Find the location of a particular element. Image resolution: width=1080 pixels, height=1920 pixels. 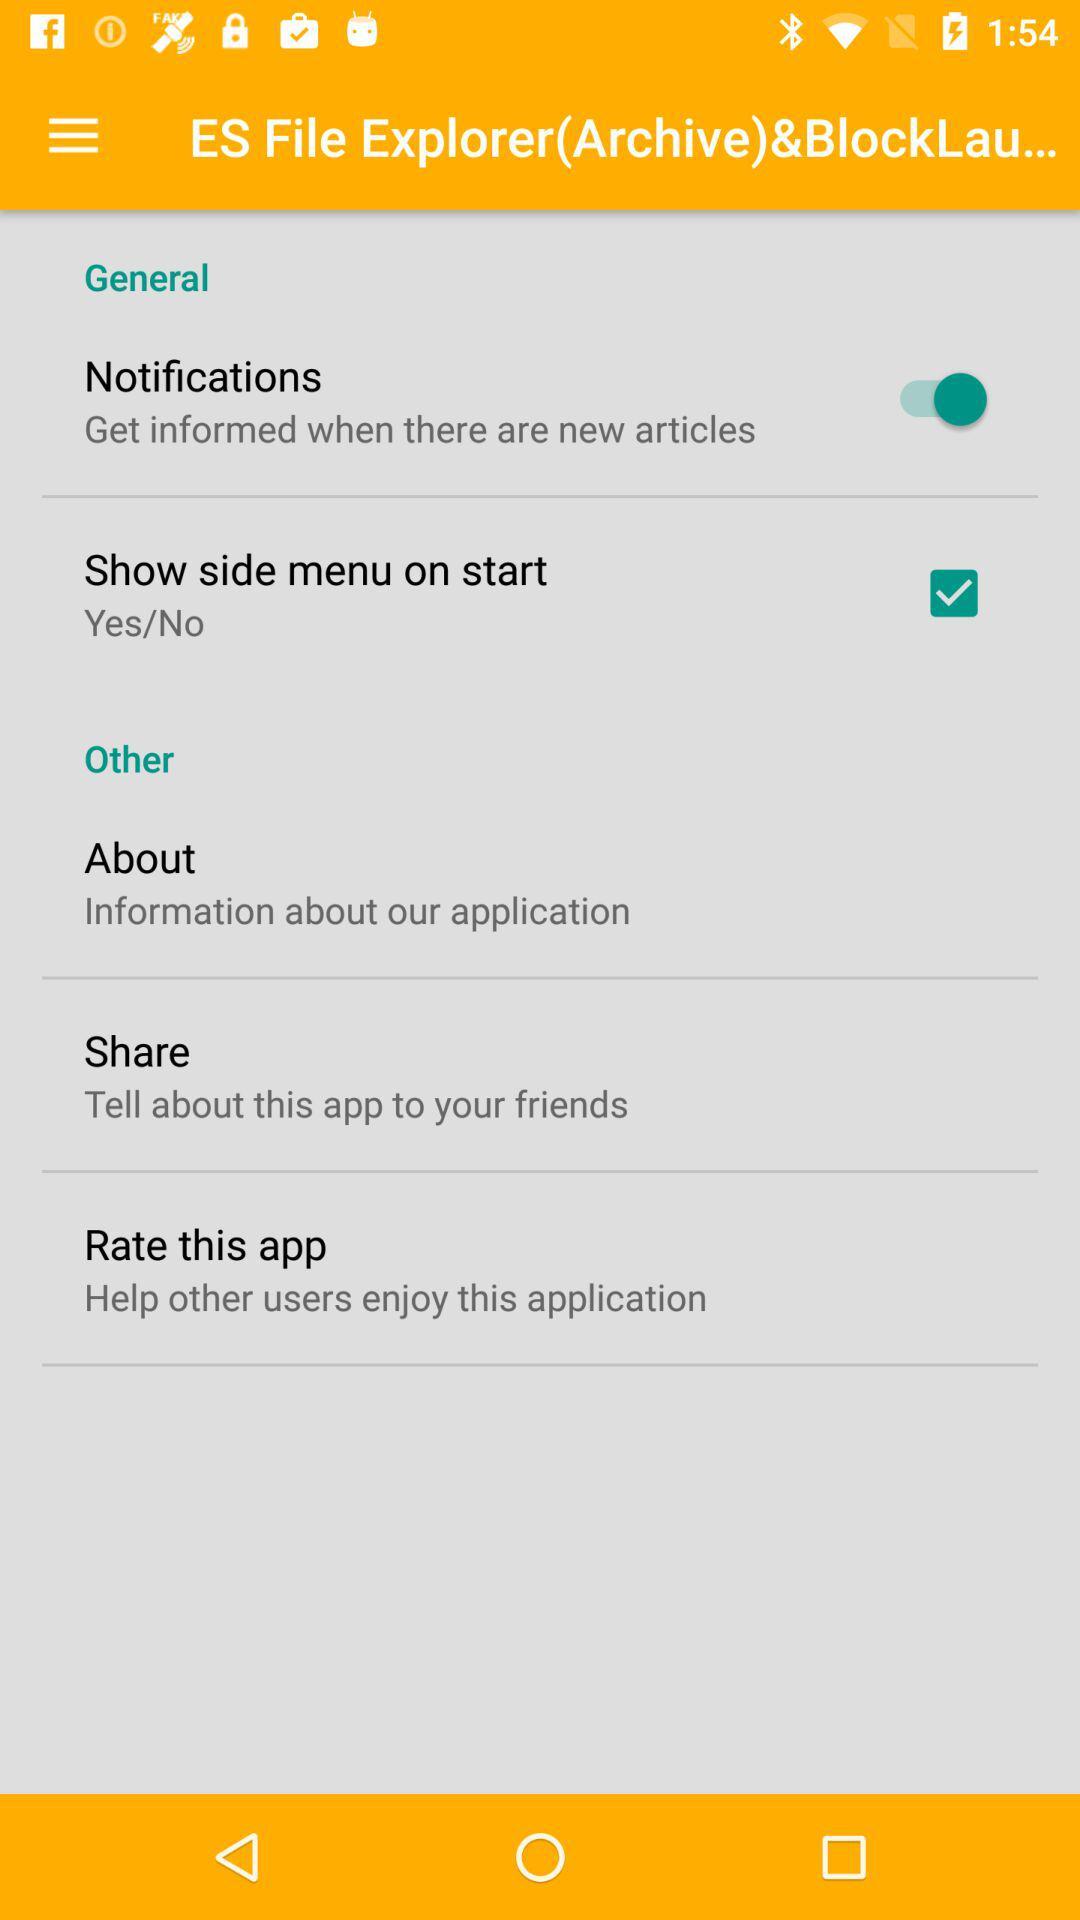

the icon below the about item is located at coordinates (356, 908).